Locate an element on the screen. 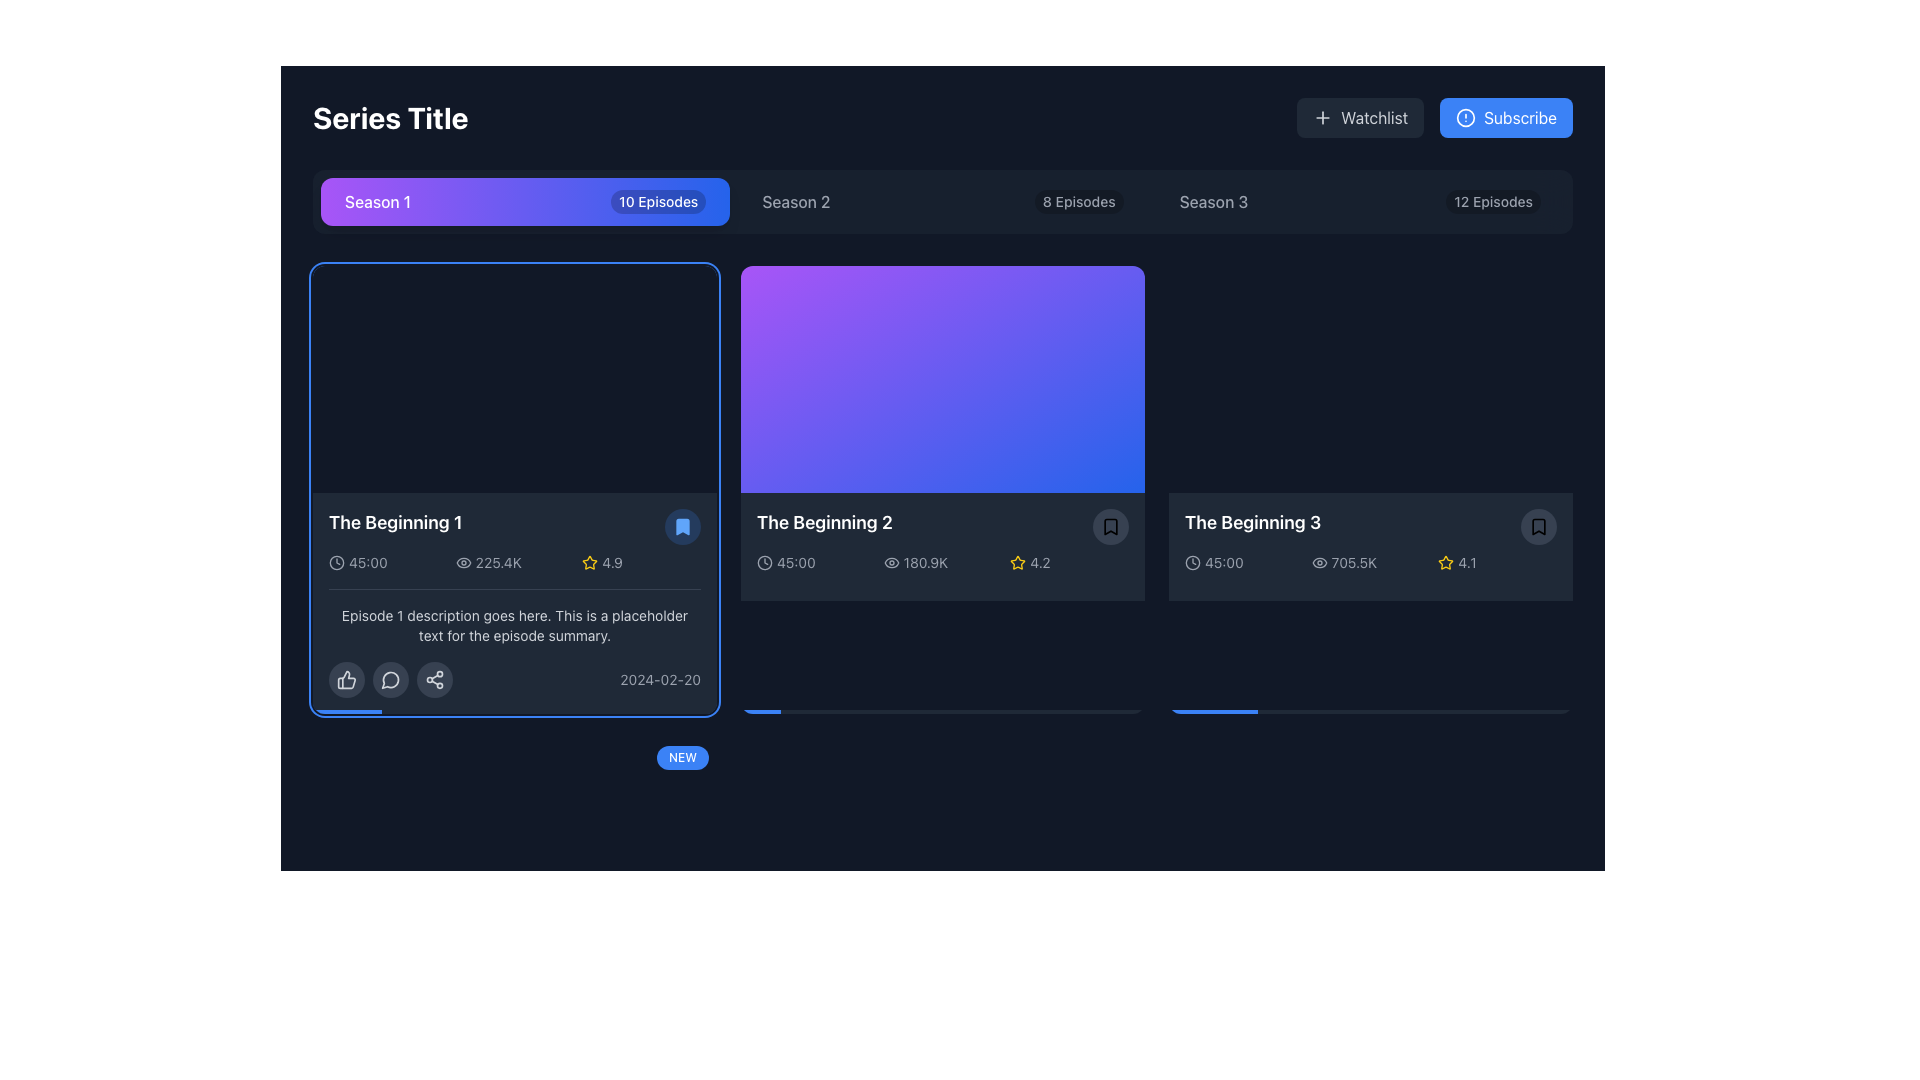 This screenshot has height=1080, width=1920. the 'Season 2' button in the series navigation bar is located at coordinates (941, 201).